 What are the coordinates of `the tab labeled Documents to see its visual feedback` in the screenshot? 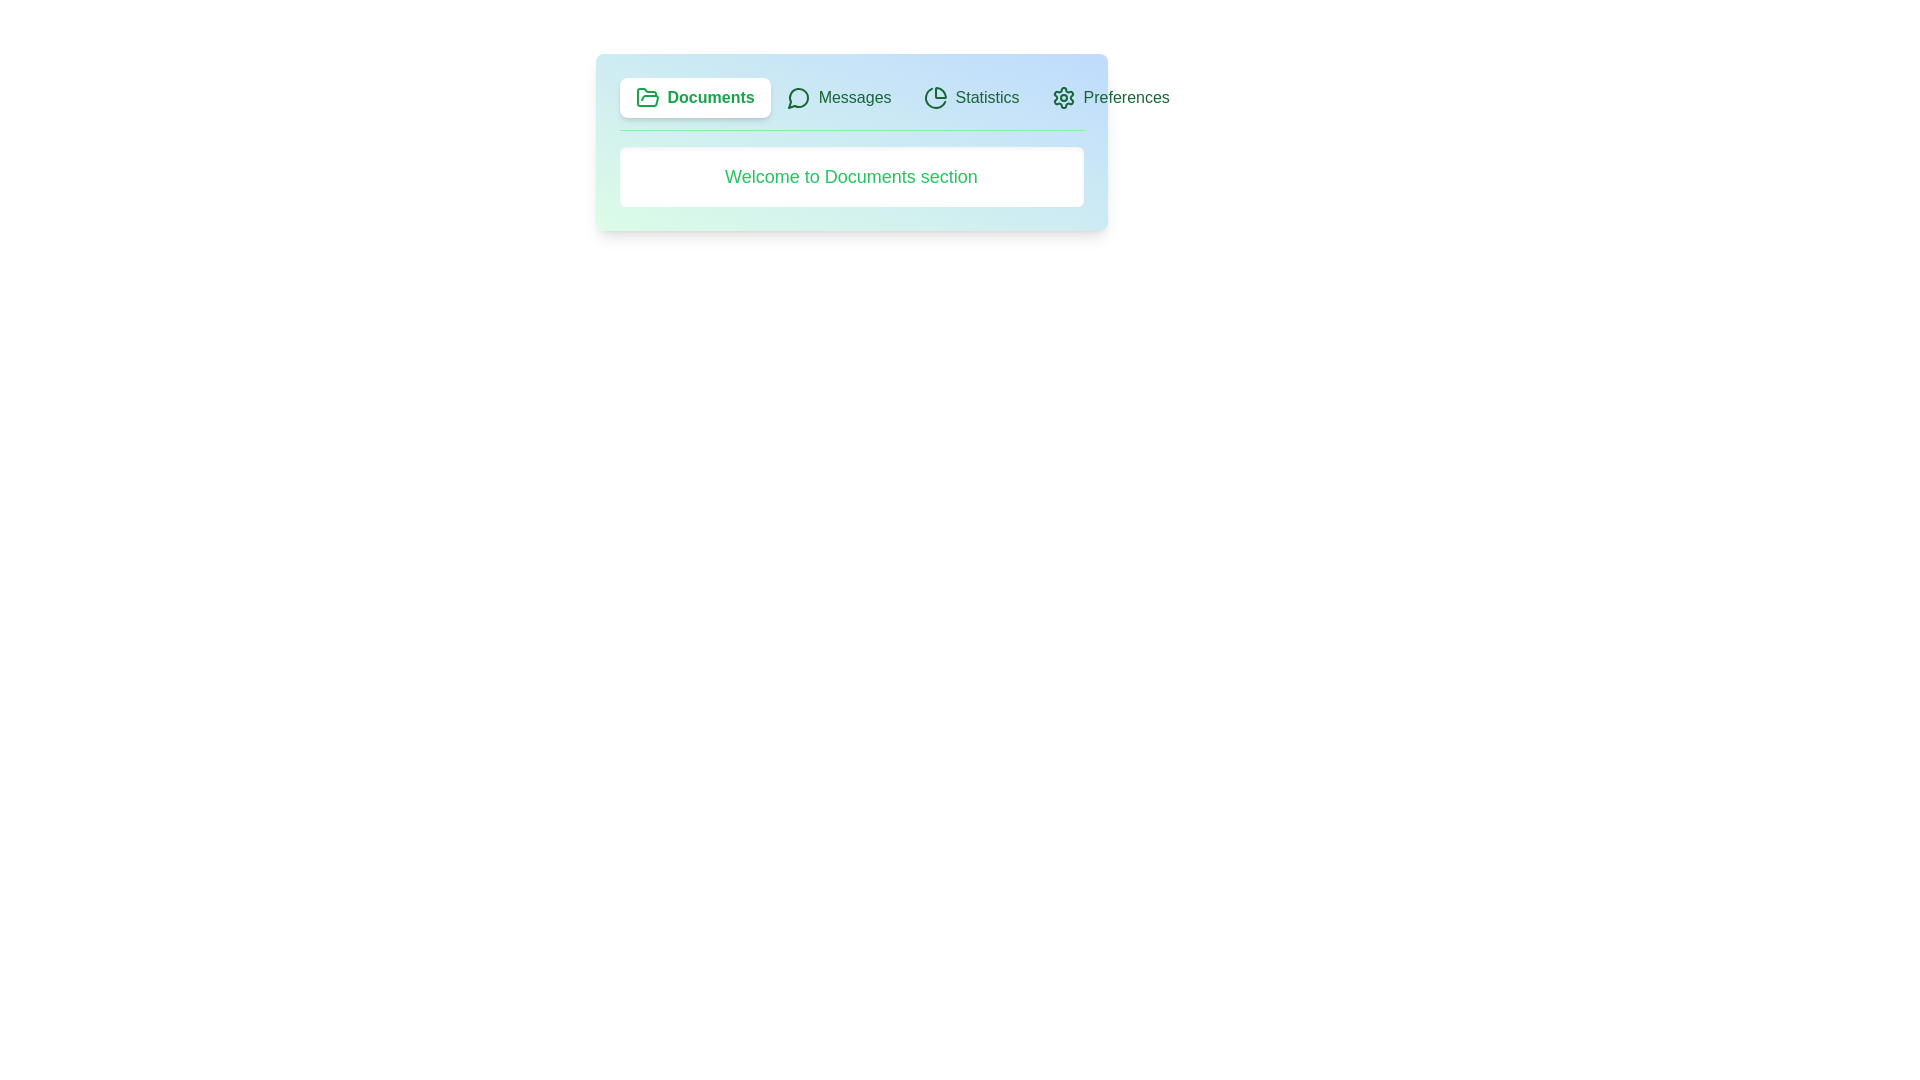 It's located at (695, 97).